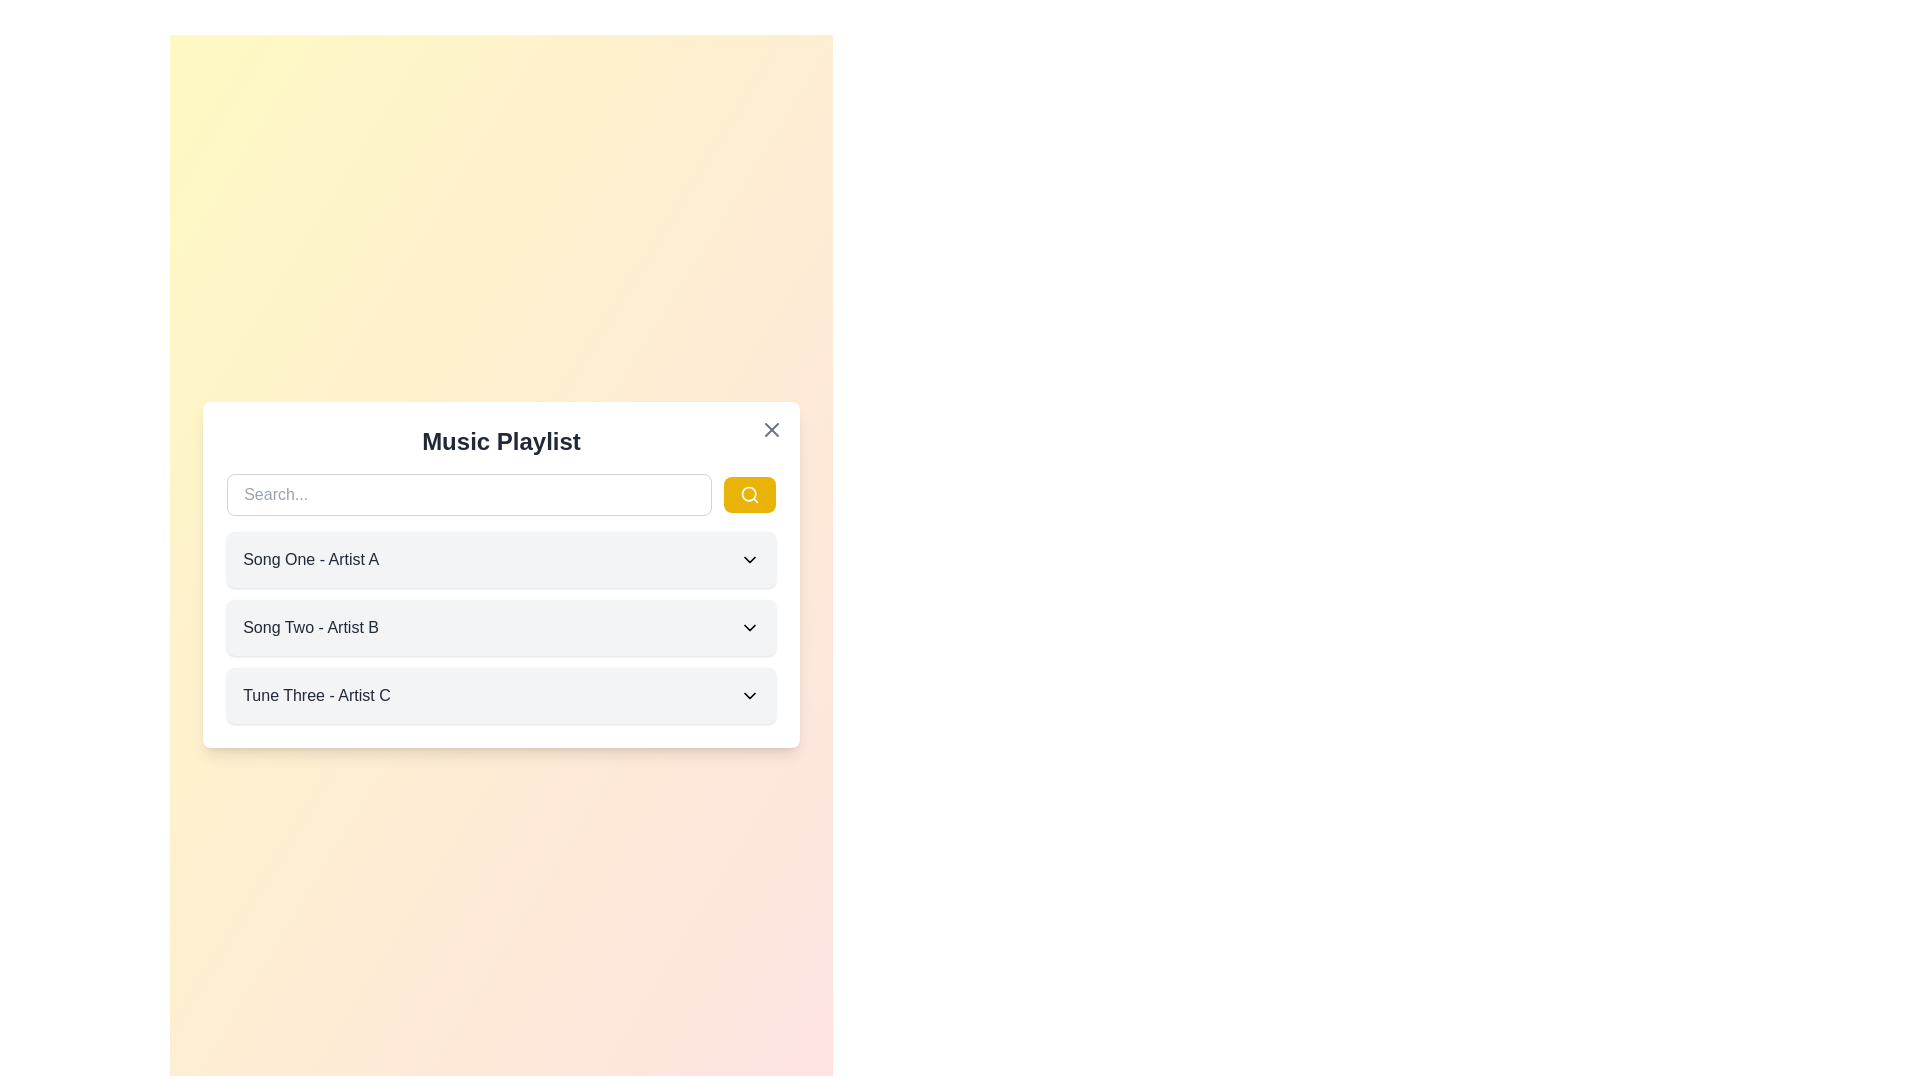  Describe the element at coordinates (748, 627) in the screenshot. I see `the downward-pointing chevron icon next to 'Song Two - Artist B'` at that location.